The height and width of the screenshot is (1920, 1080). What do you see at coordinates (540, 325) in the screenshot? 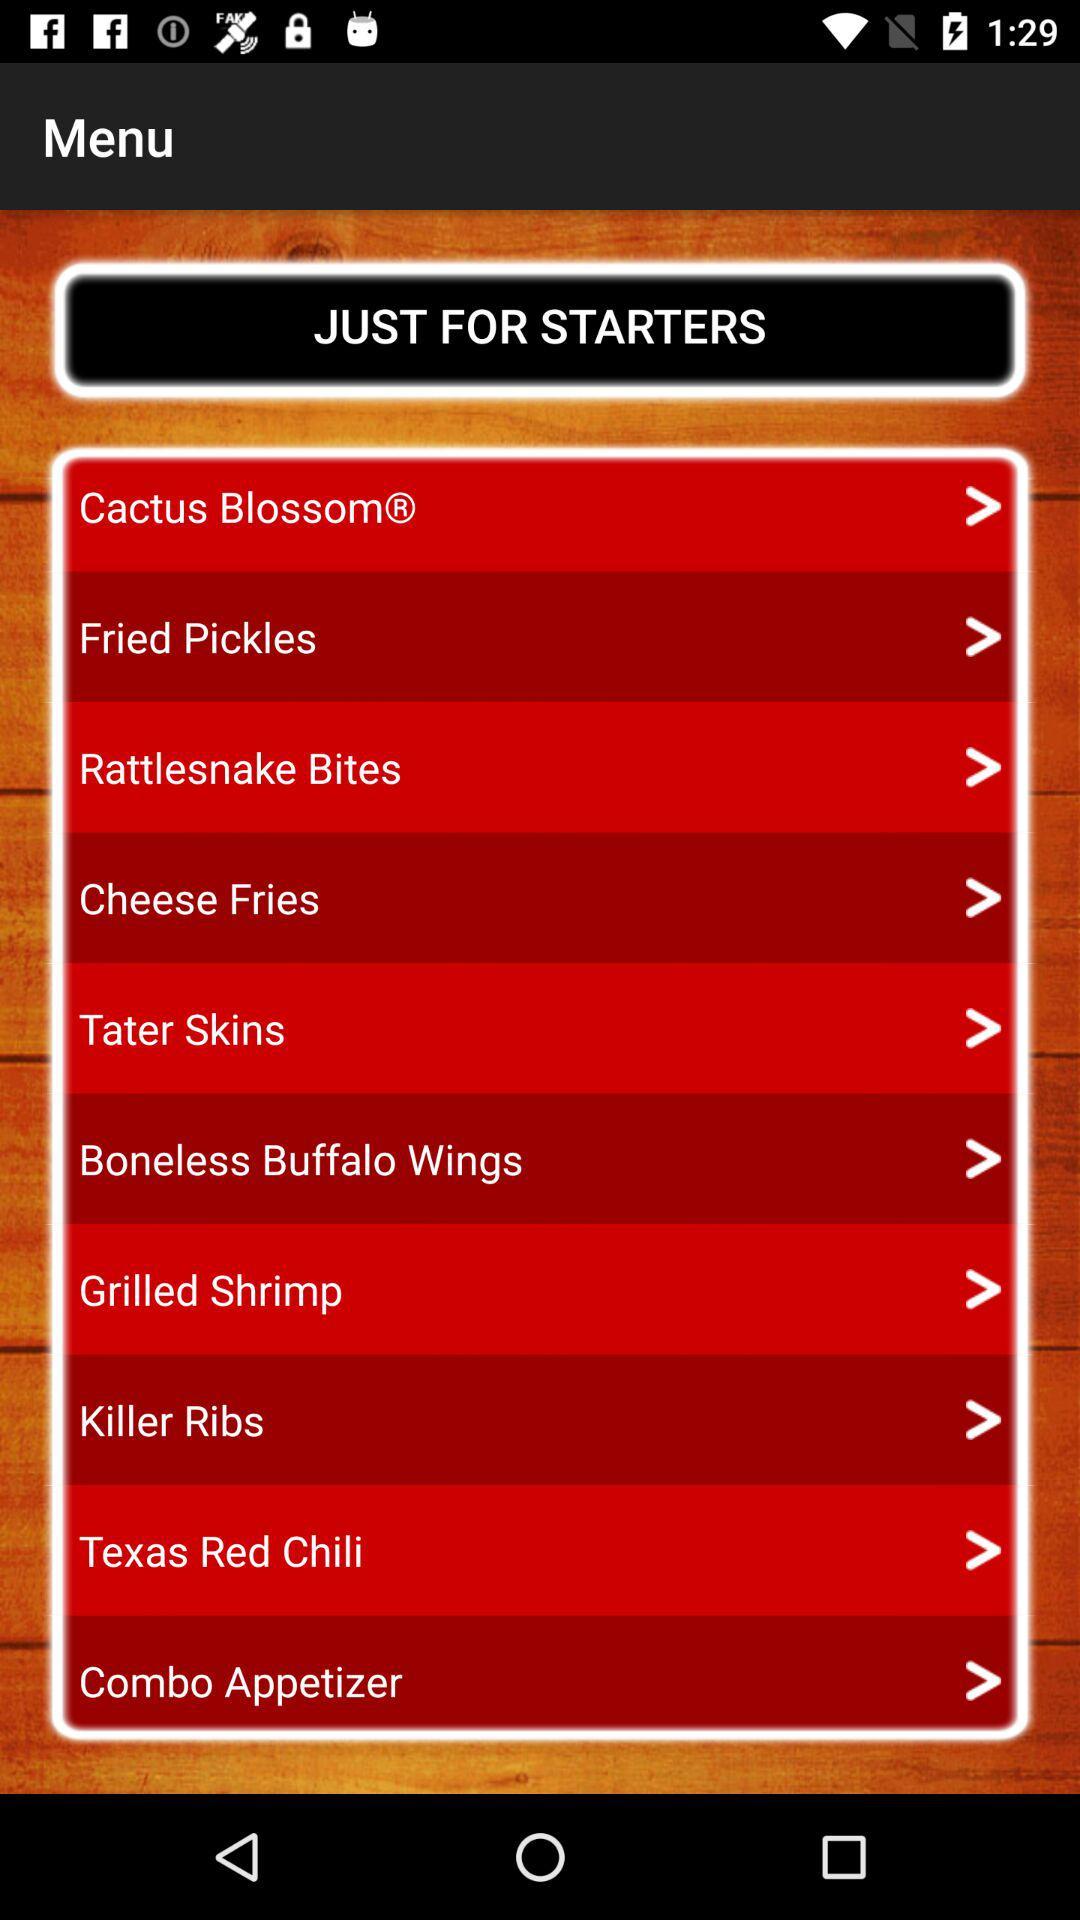
I see `app below menu icon` at bounding box center [540, 325].